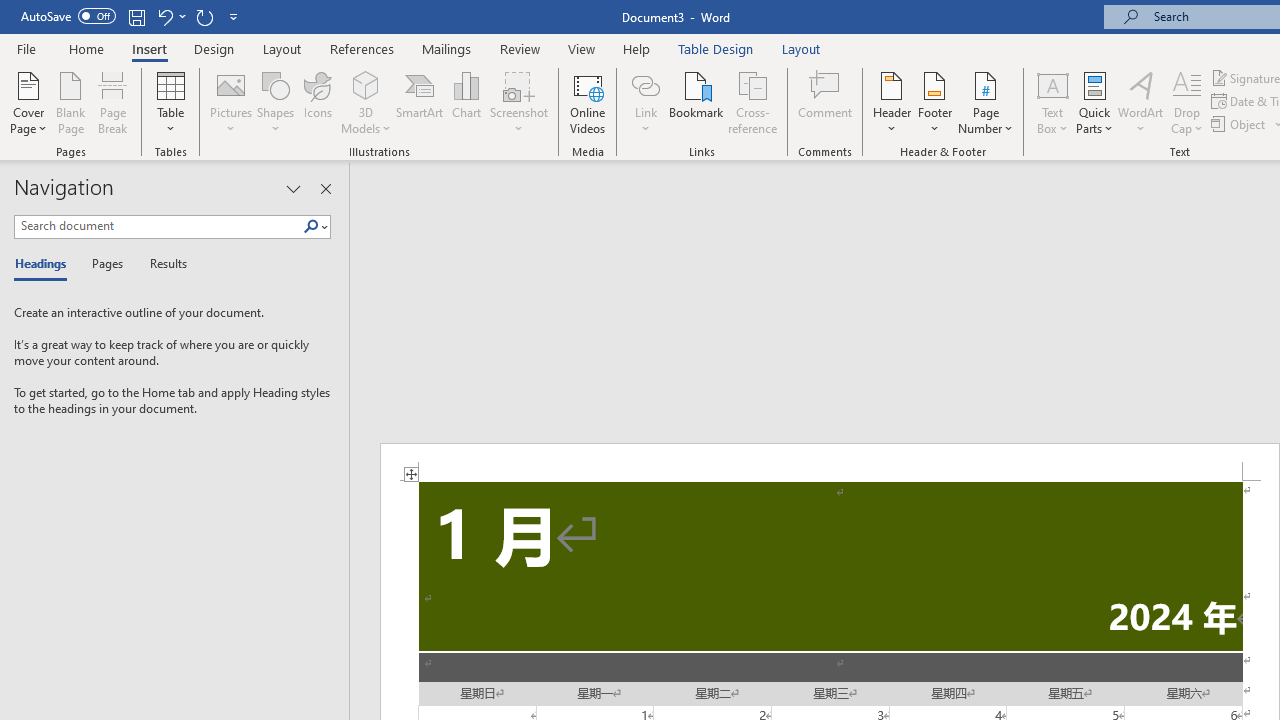 The height and width of the screenshot is (720, 1280). Describe the element at coordinates (164, 16) in the screenshot. I see `'Undo Increase Indent'` at that location.